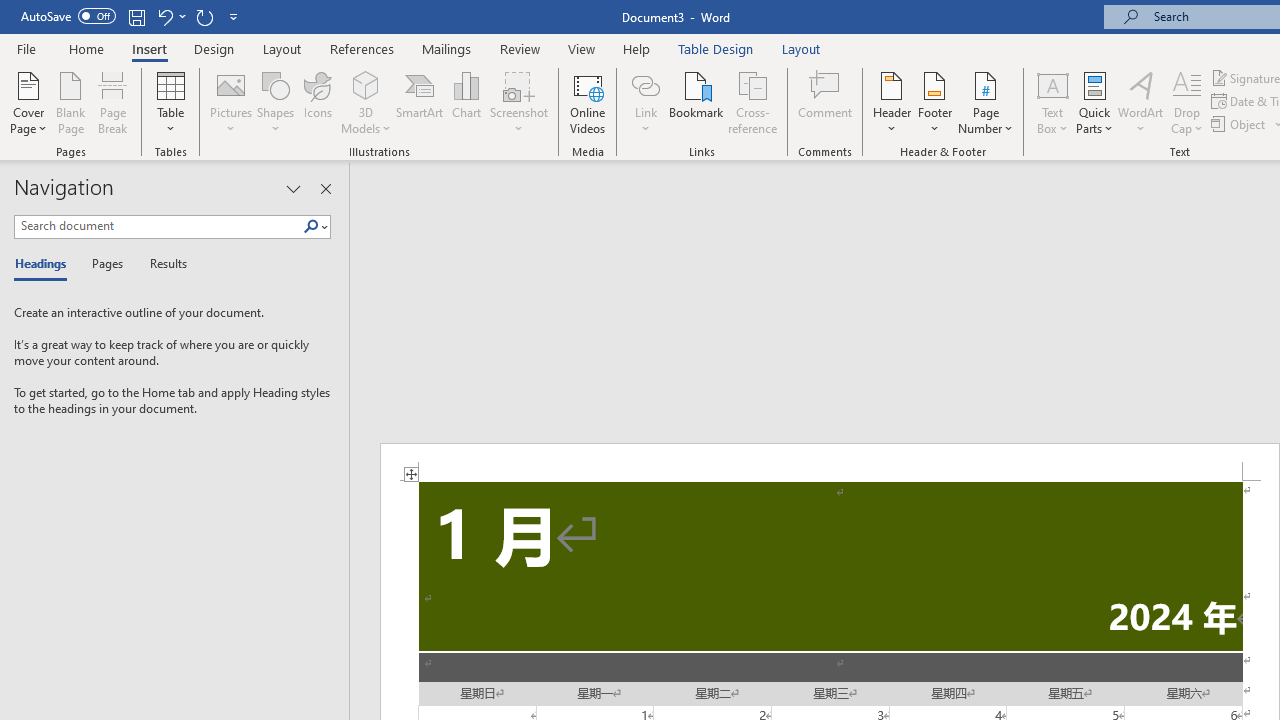 The height and width of the screenshot is (720, 1280). Describe the element at coordinates (164, 16) in the screenshot. I see `'Undo Increase Indent'` at that location.